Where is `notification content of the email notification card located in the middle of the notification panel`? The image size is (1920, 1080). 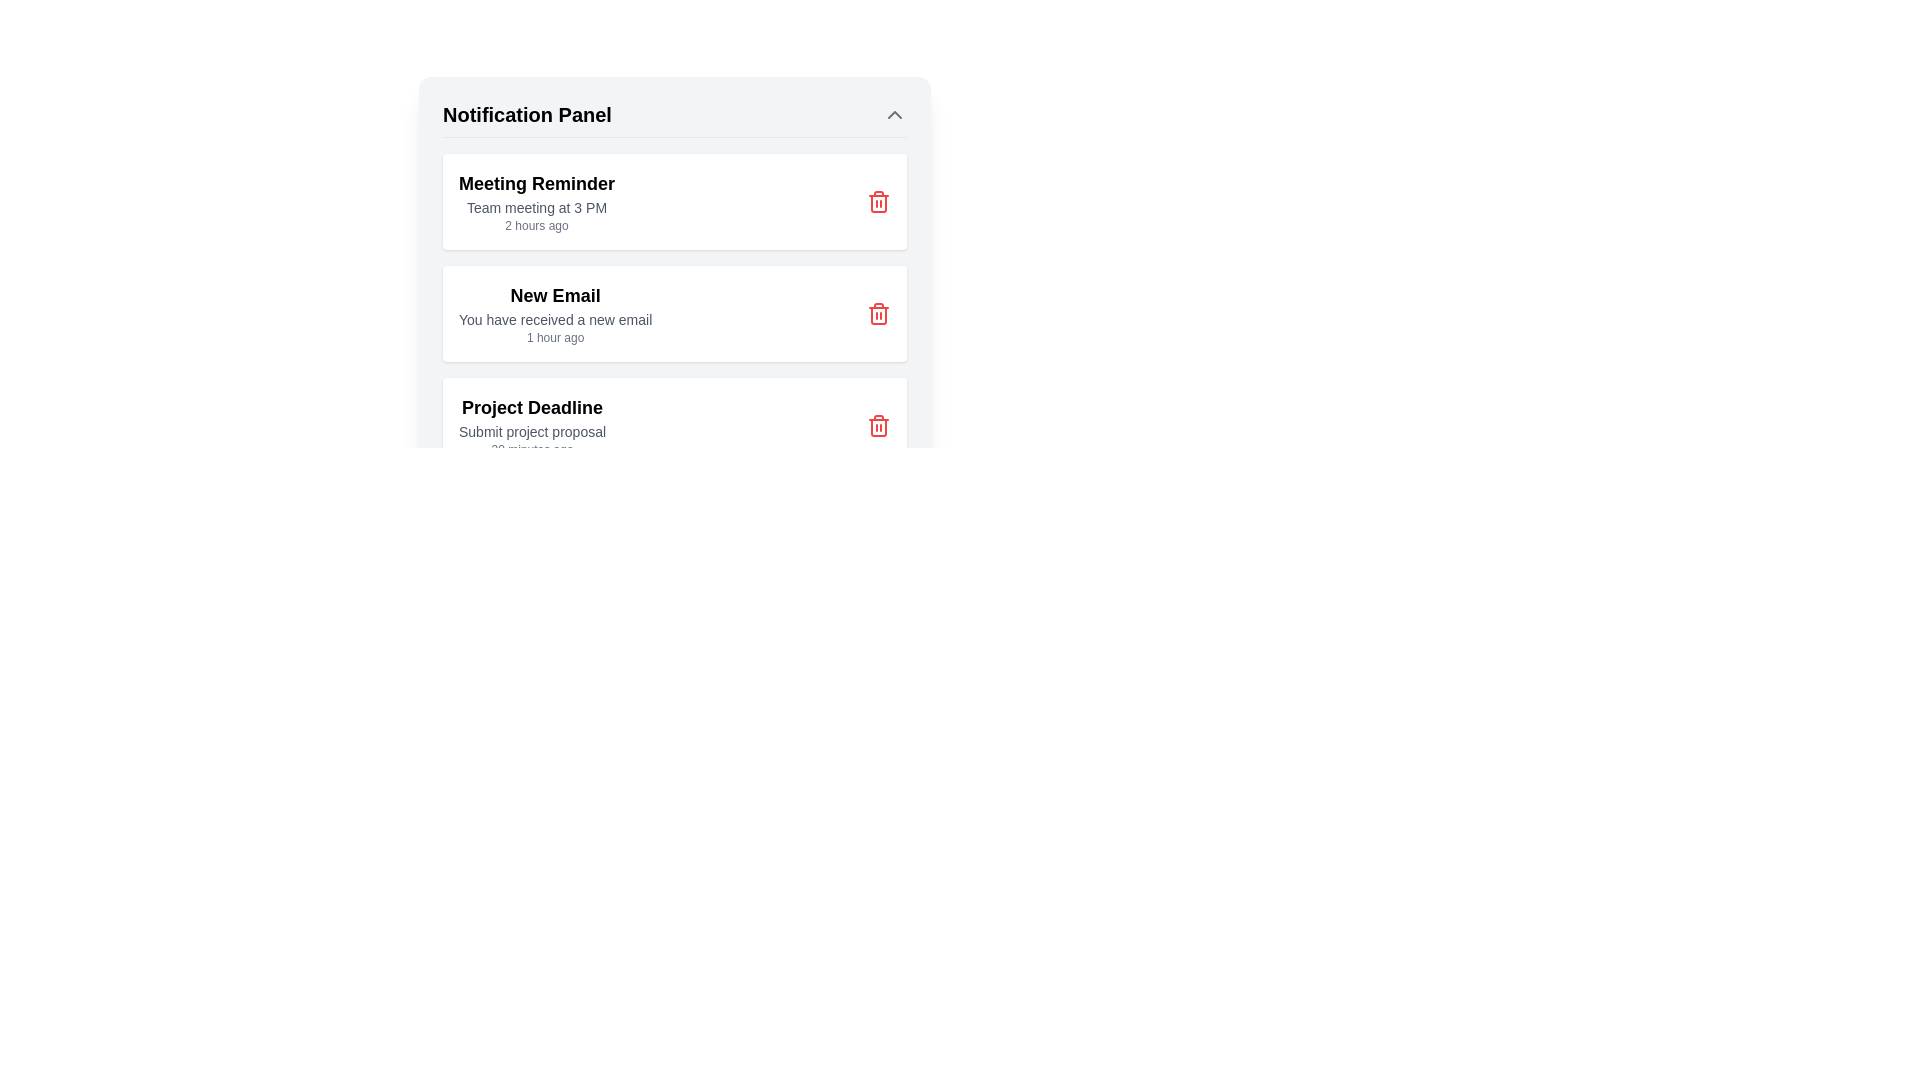
notification content of the email notification card located in the middle of the notification panel is located at coordinates (675, 315).